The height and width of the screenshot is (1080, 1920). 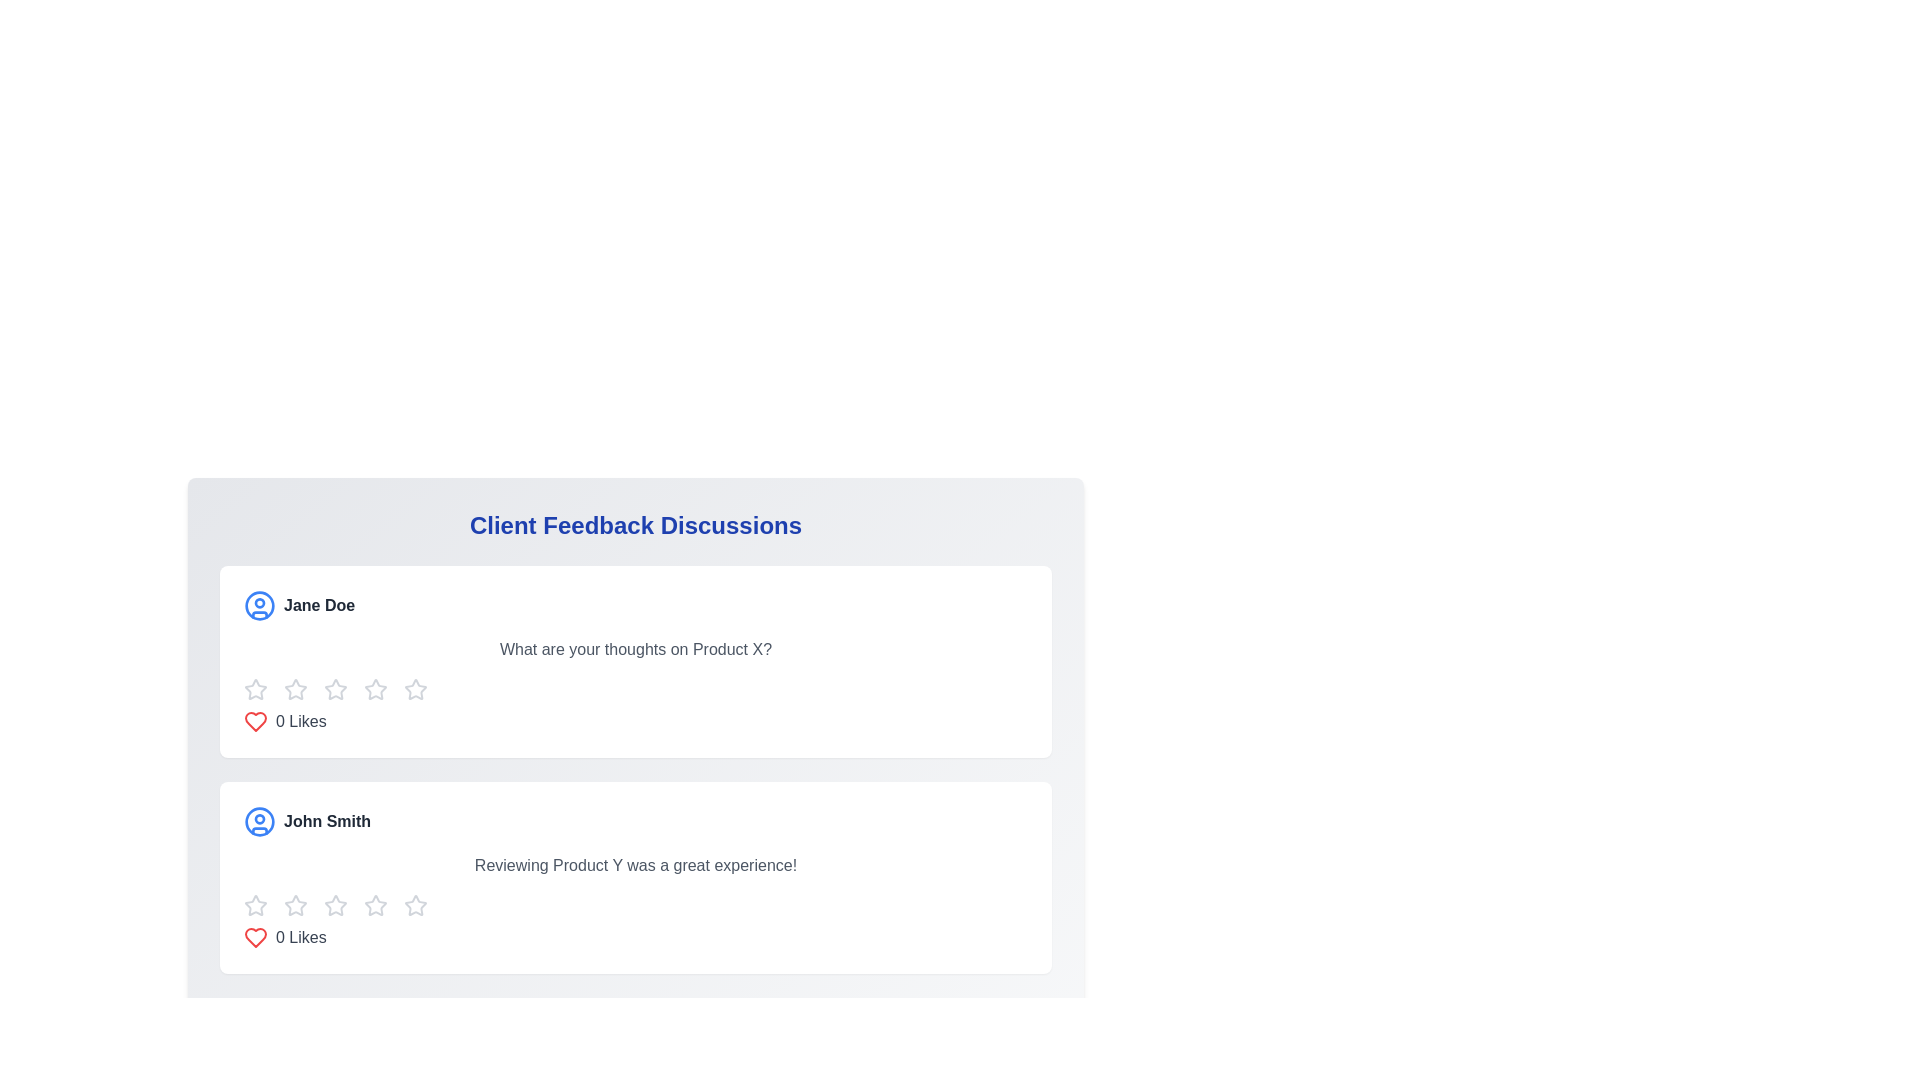 What do you see at coordinates (415, 906) in the screenshot?
I see `the last star icon` at bounding box center [415, 906].